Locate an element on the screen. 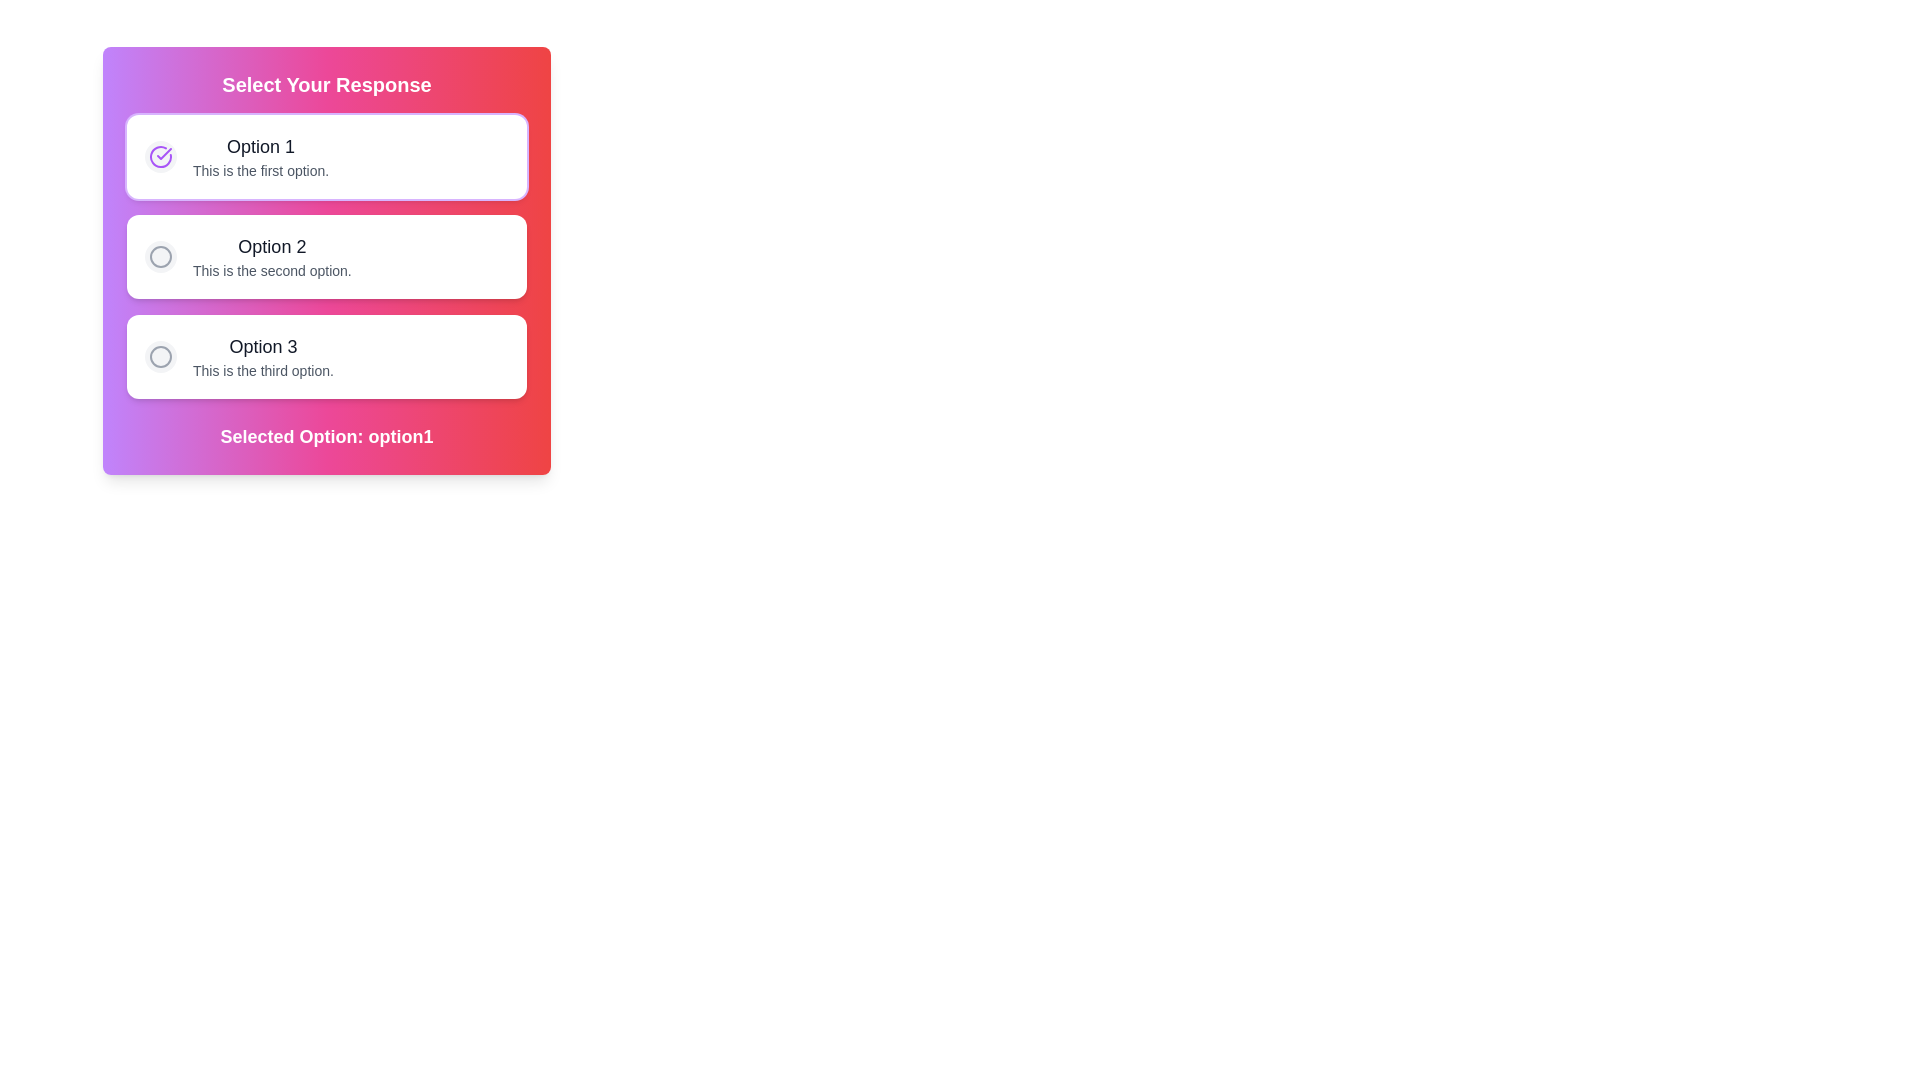  the second selectable option in the list, positioned below 'Option 1' and above 'Option 3' is located at coordinates (326, 256).